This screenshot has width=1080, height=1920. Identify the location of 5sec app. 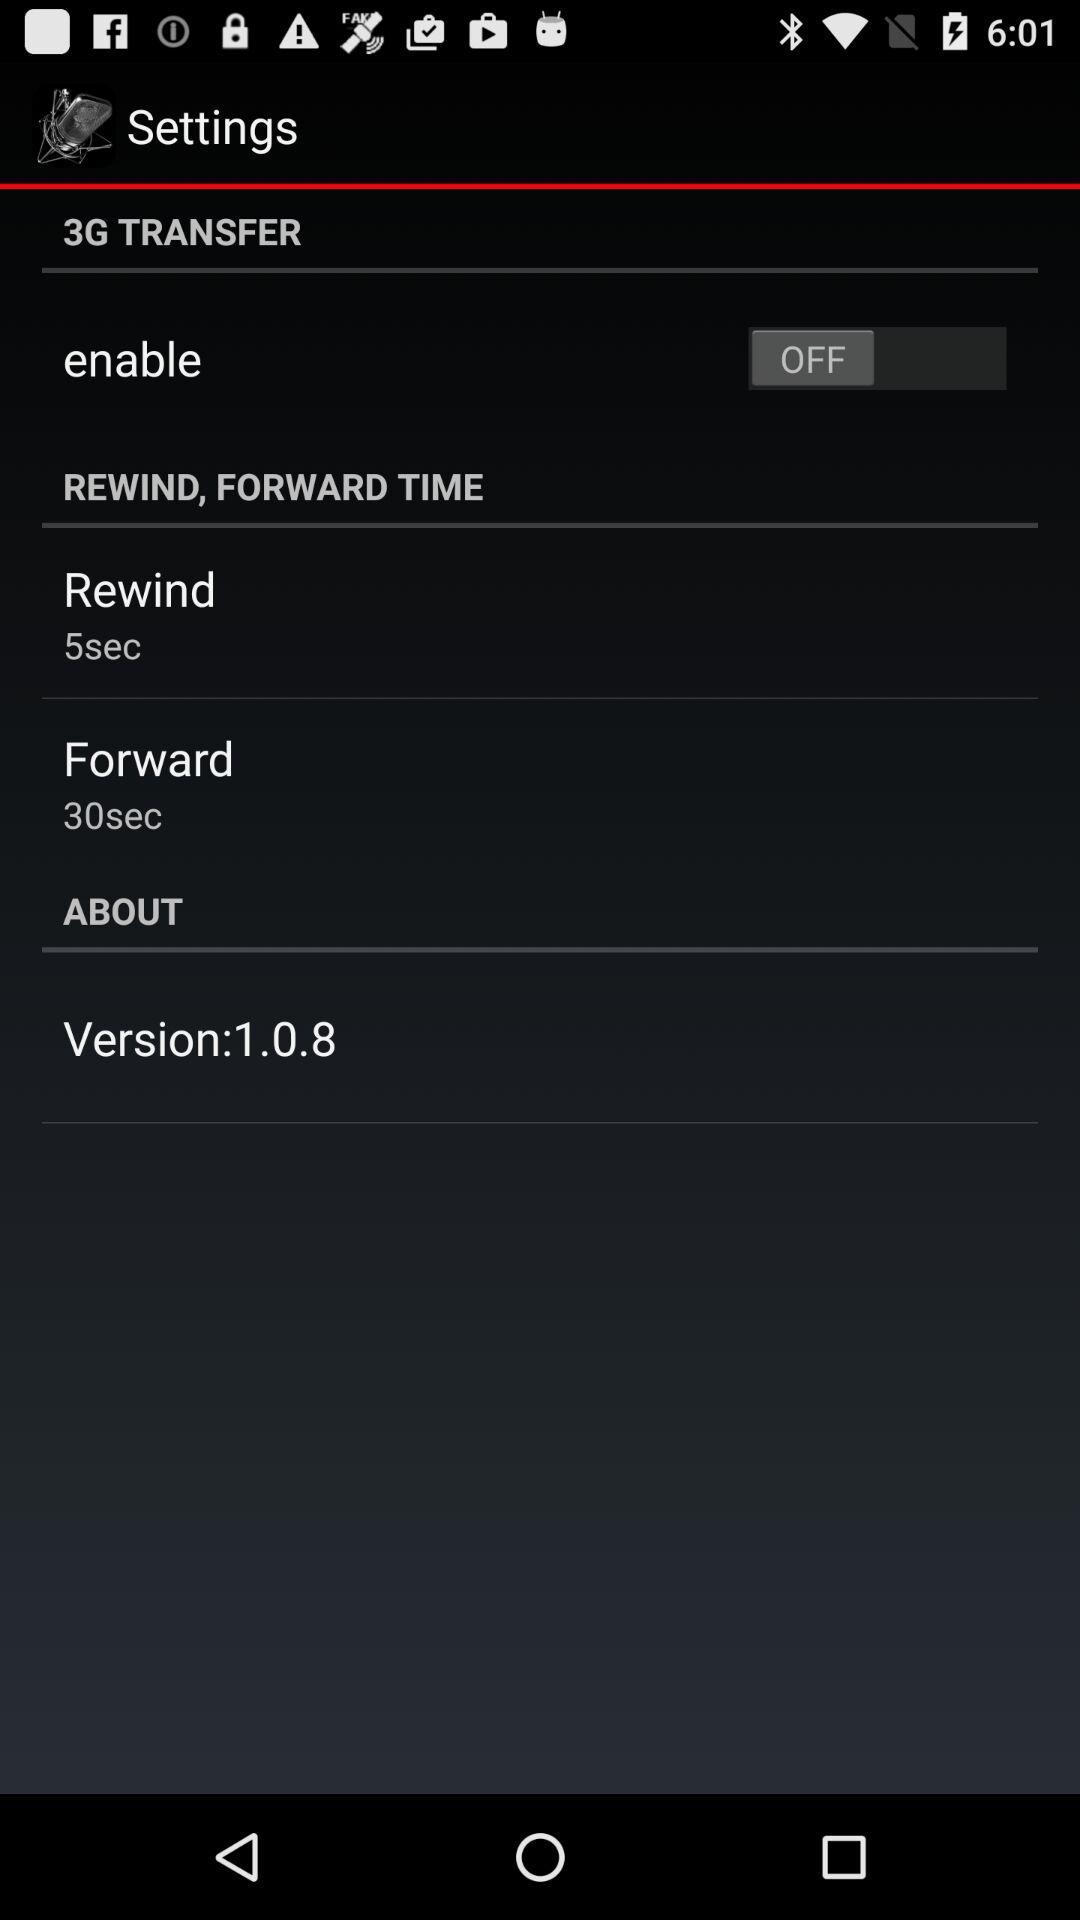
(102, 644).